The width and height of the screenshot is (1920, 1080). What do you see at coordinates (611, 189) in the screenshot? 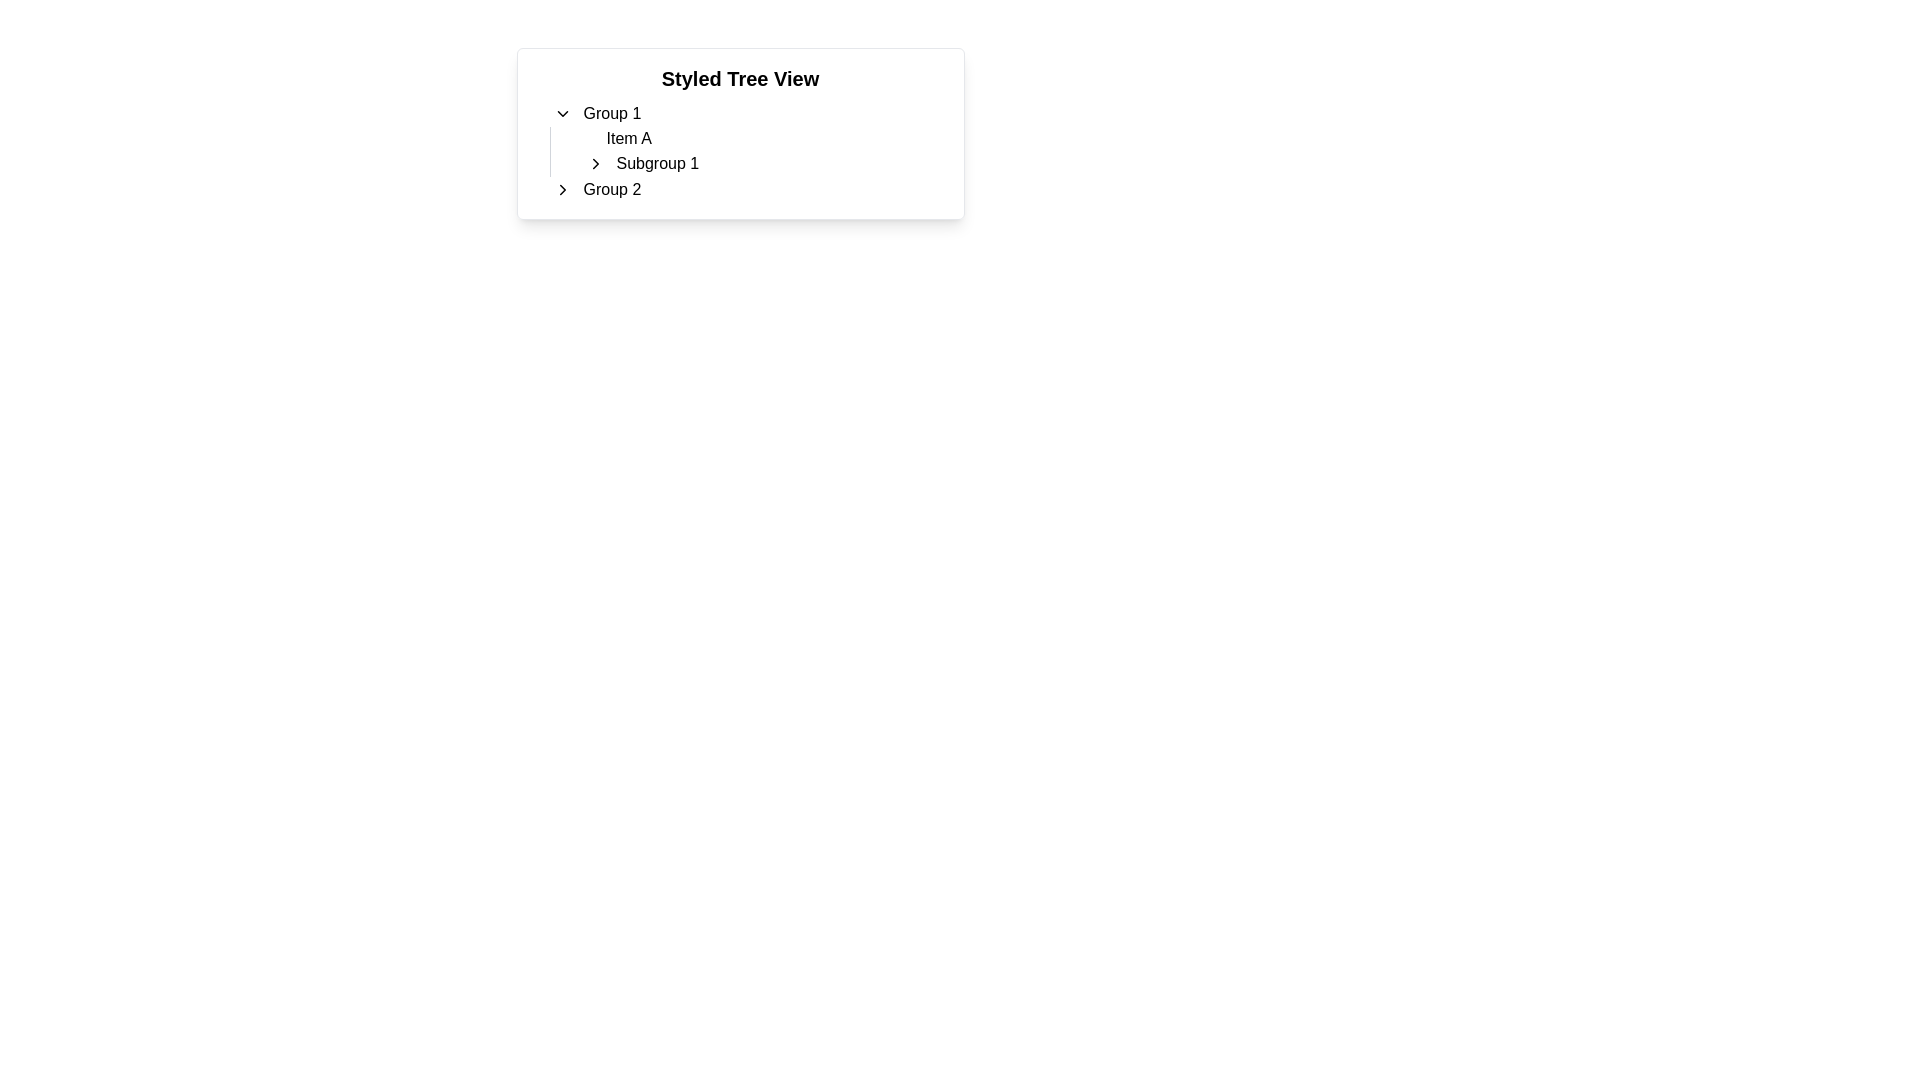
I see `the informational text label representing the second group in the tree view, located at the bottom-left of the tree view block` at bounding box center [611, 189].